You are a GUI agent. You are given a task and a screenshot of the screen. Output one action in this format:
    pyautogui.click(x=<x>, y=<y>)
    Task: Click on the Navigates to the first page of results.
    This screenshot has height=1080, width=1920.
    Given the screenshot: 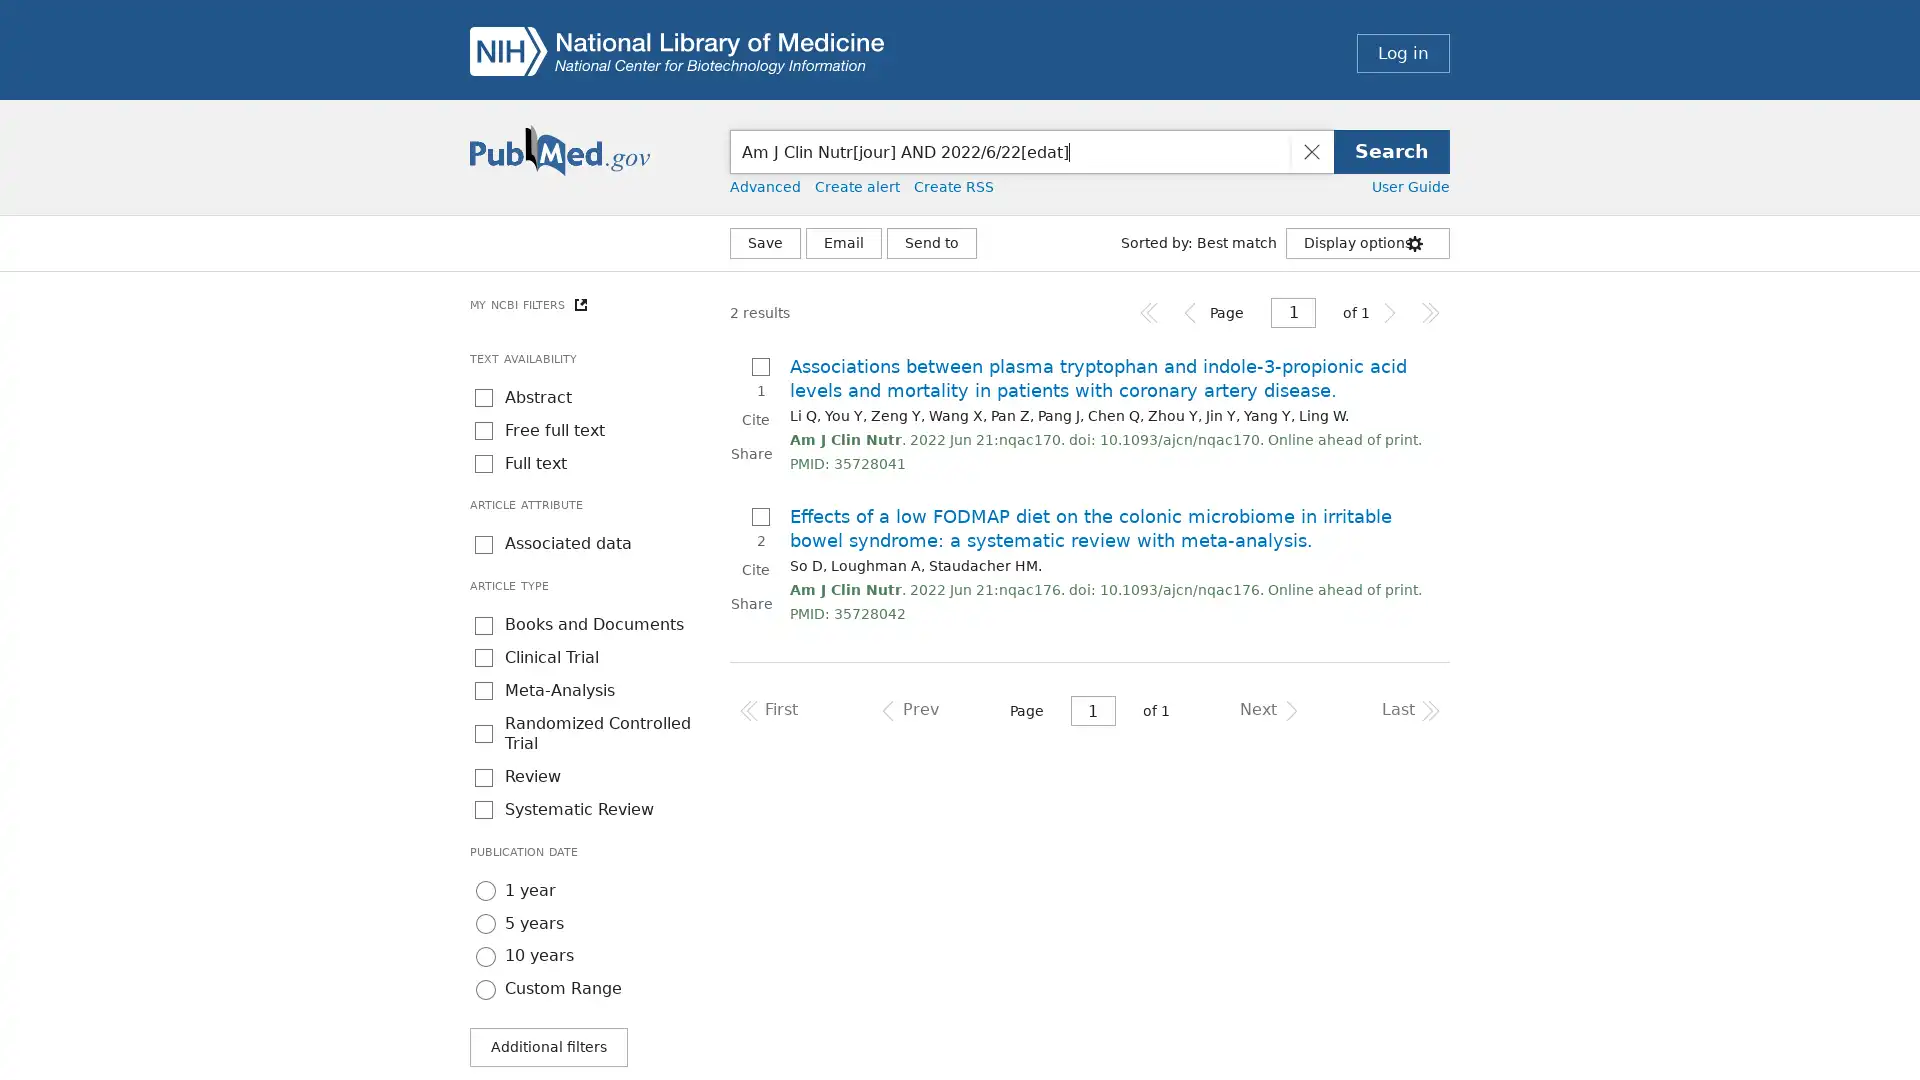 What is the action you would take?
    pyautogui.click(x=1150, y=312)
    